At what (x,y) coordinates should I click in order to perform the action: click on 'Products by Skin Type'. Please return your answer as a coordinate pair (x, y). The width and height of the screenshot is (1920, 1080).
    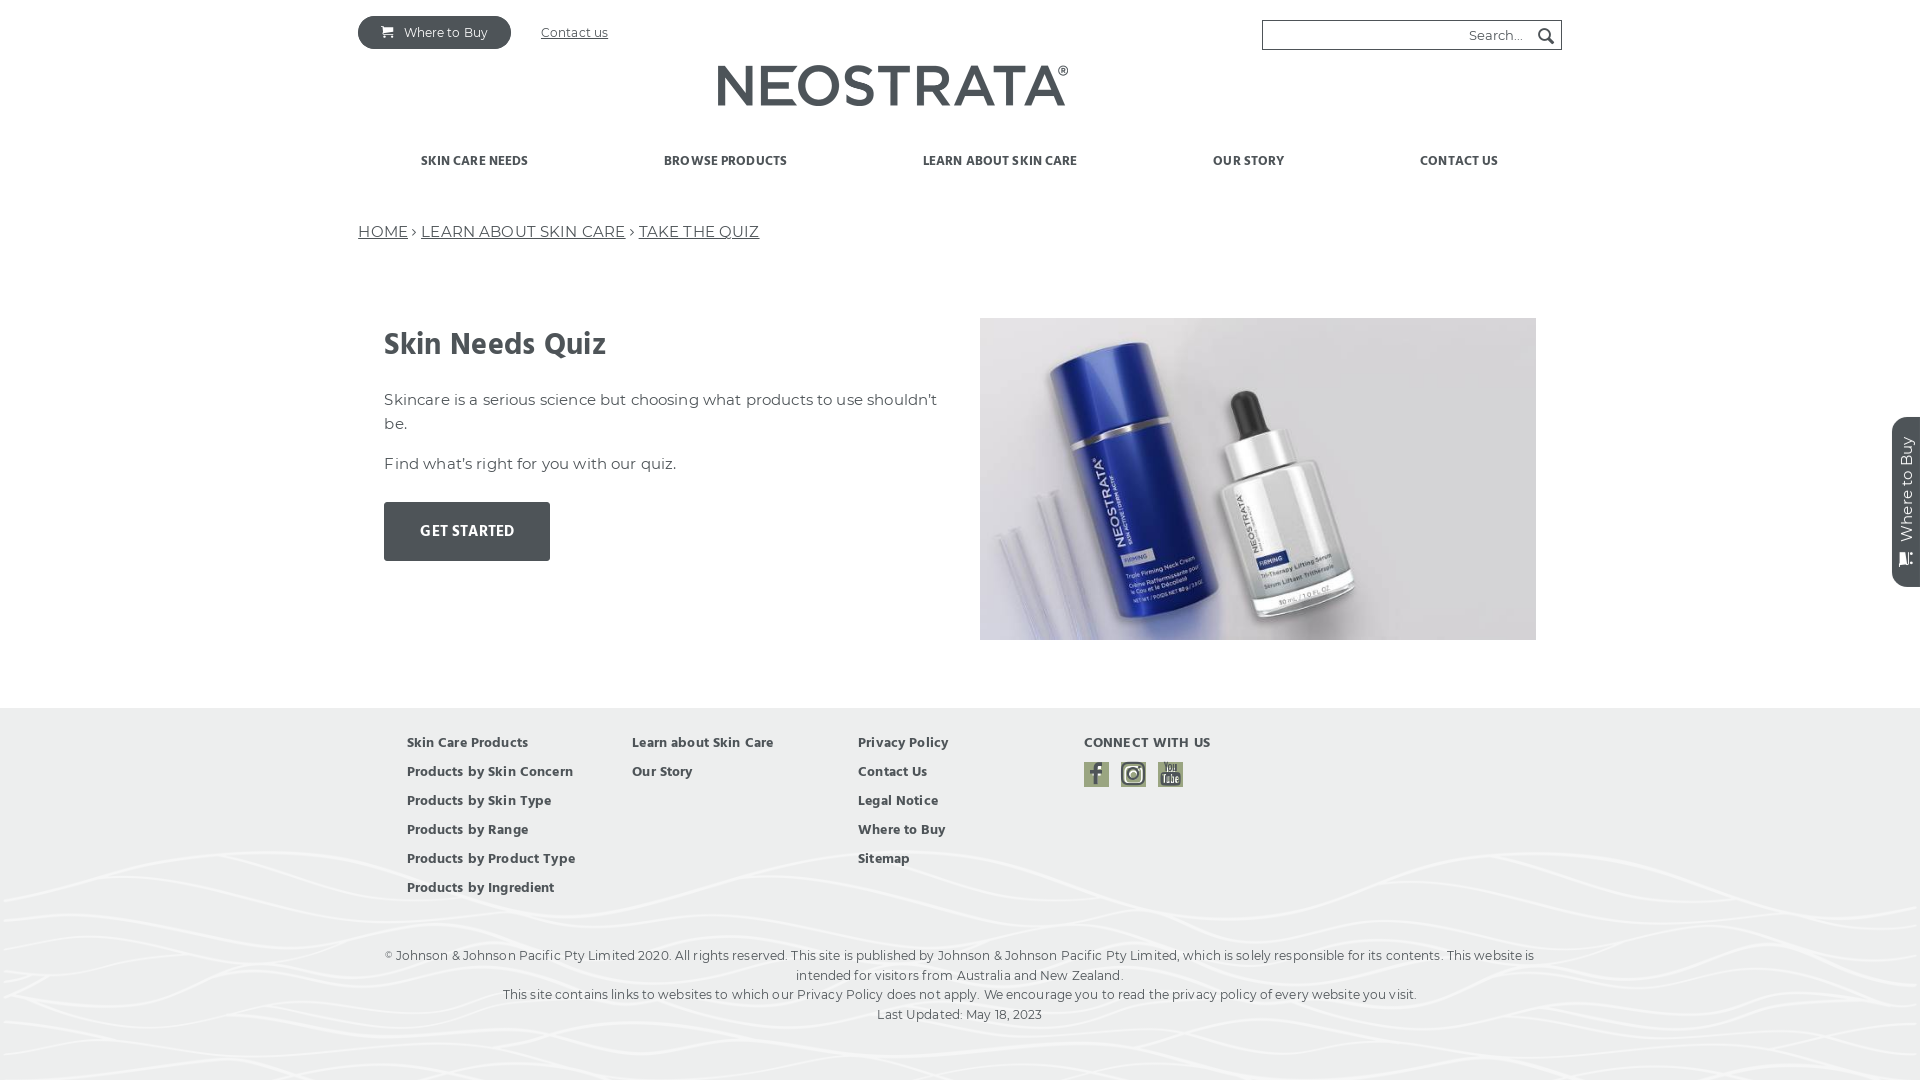
    Looking at the image, I should click on (478, 800).